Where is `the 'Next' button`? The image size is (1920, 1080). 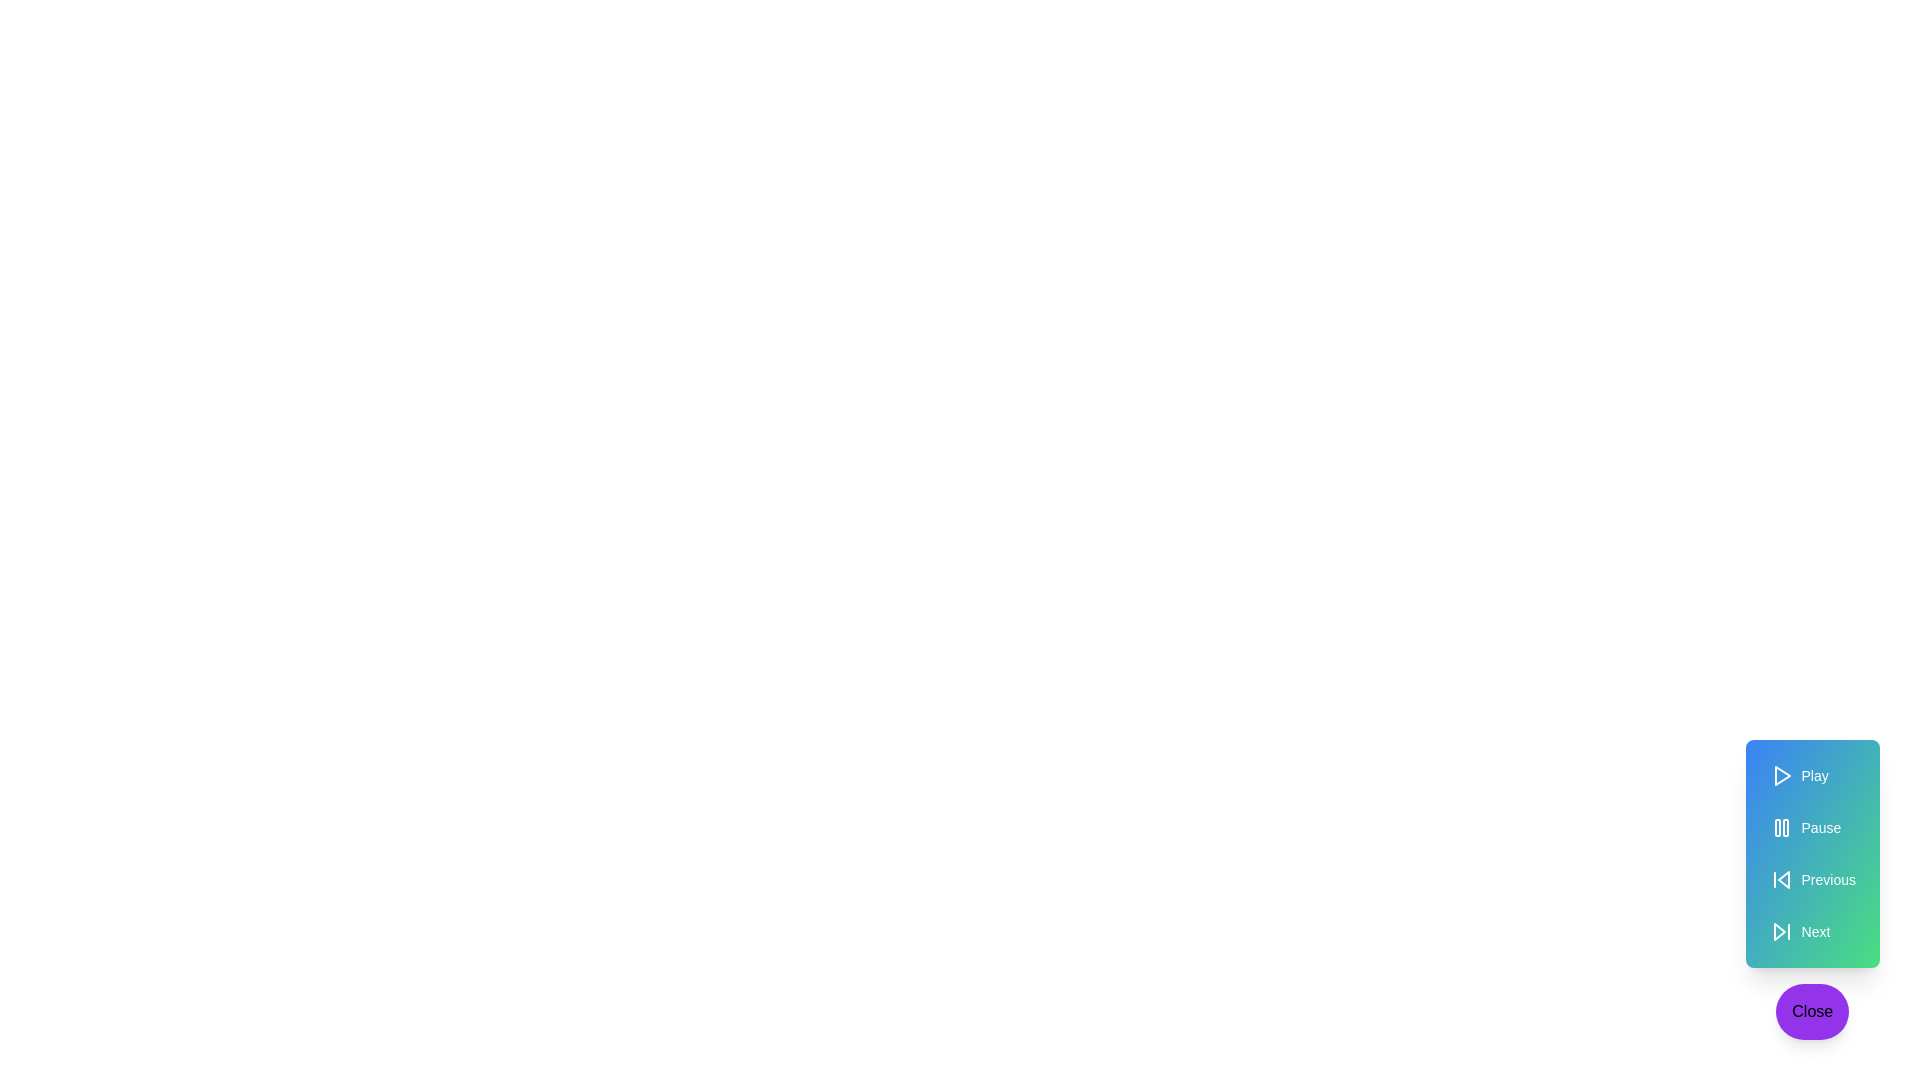
the 'Next' button is located at coordinates (1812, 932).